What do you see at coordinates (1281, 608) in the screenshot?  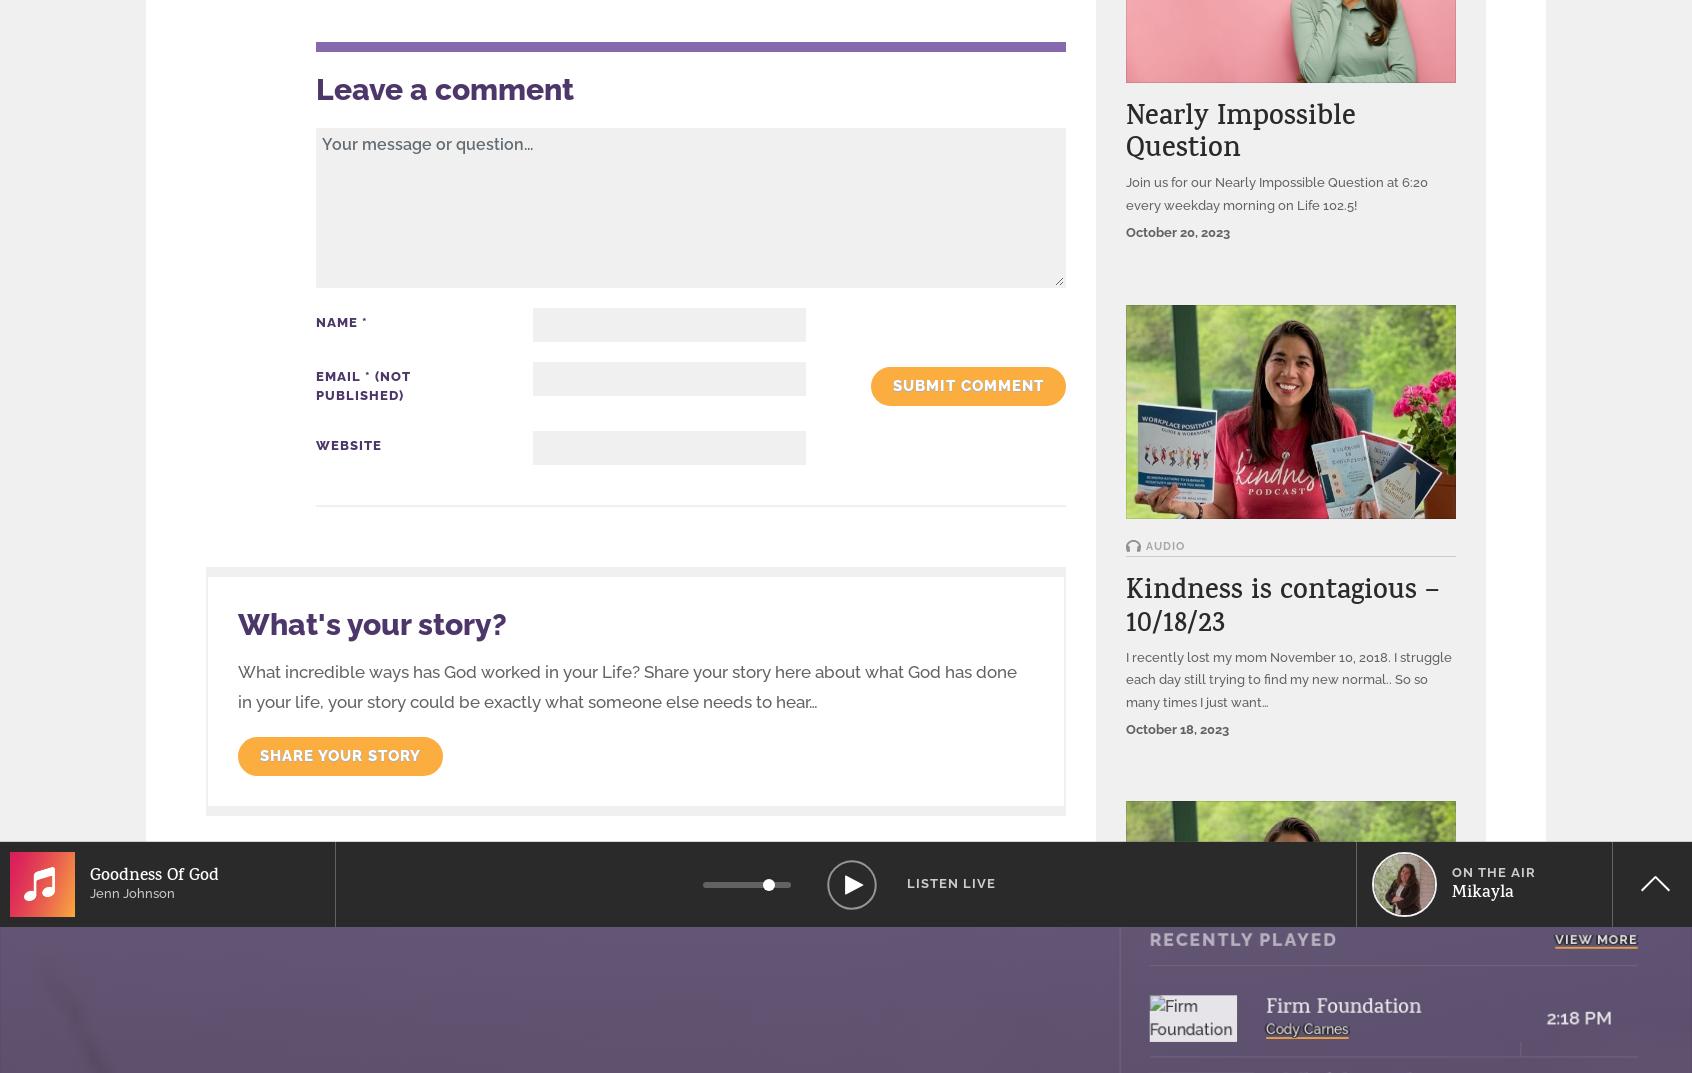 I see `'Kindness is contagious – 10/18/23'` at bounding box center [1281, 608].